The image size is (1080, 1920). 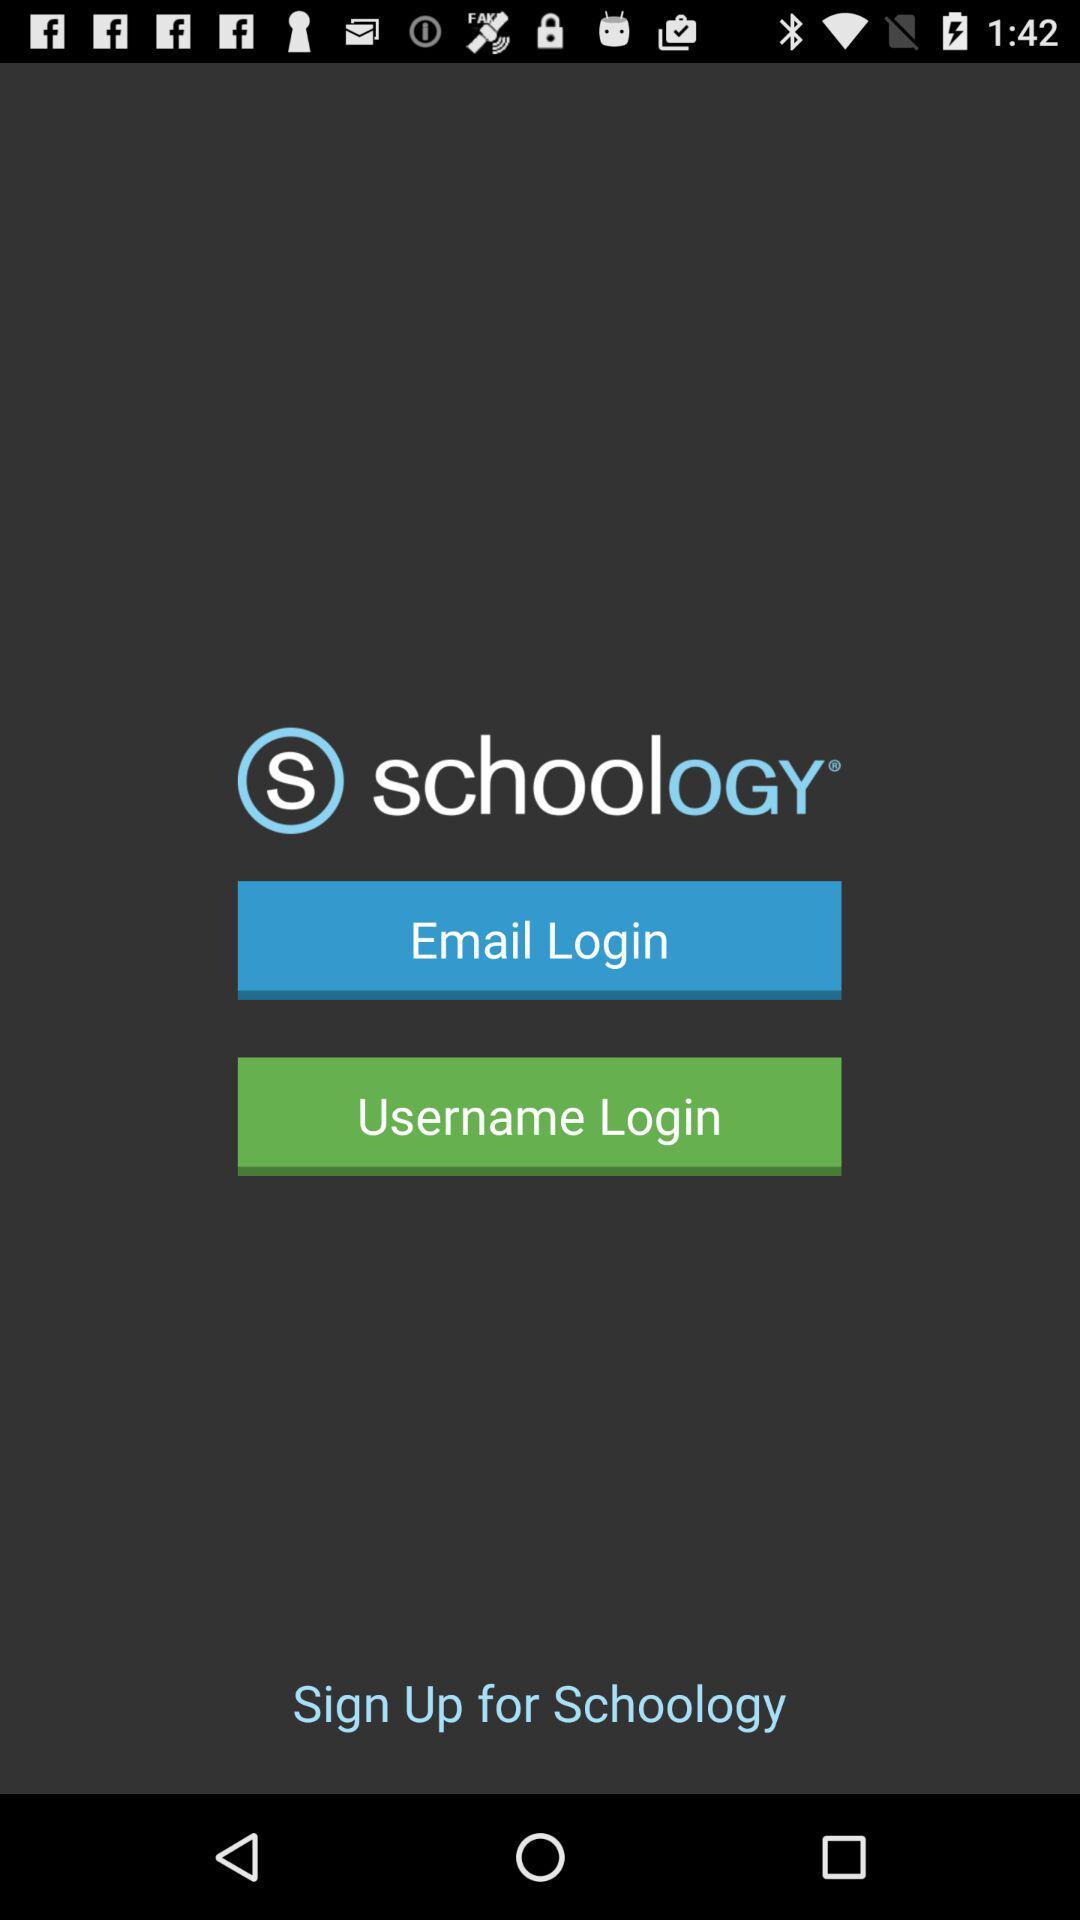 What do you see at coordinates (538, 1115) in the screenshot?
I see `button above the sign up for button` at bounding box center [538, 1115].